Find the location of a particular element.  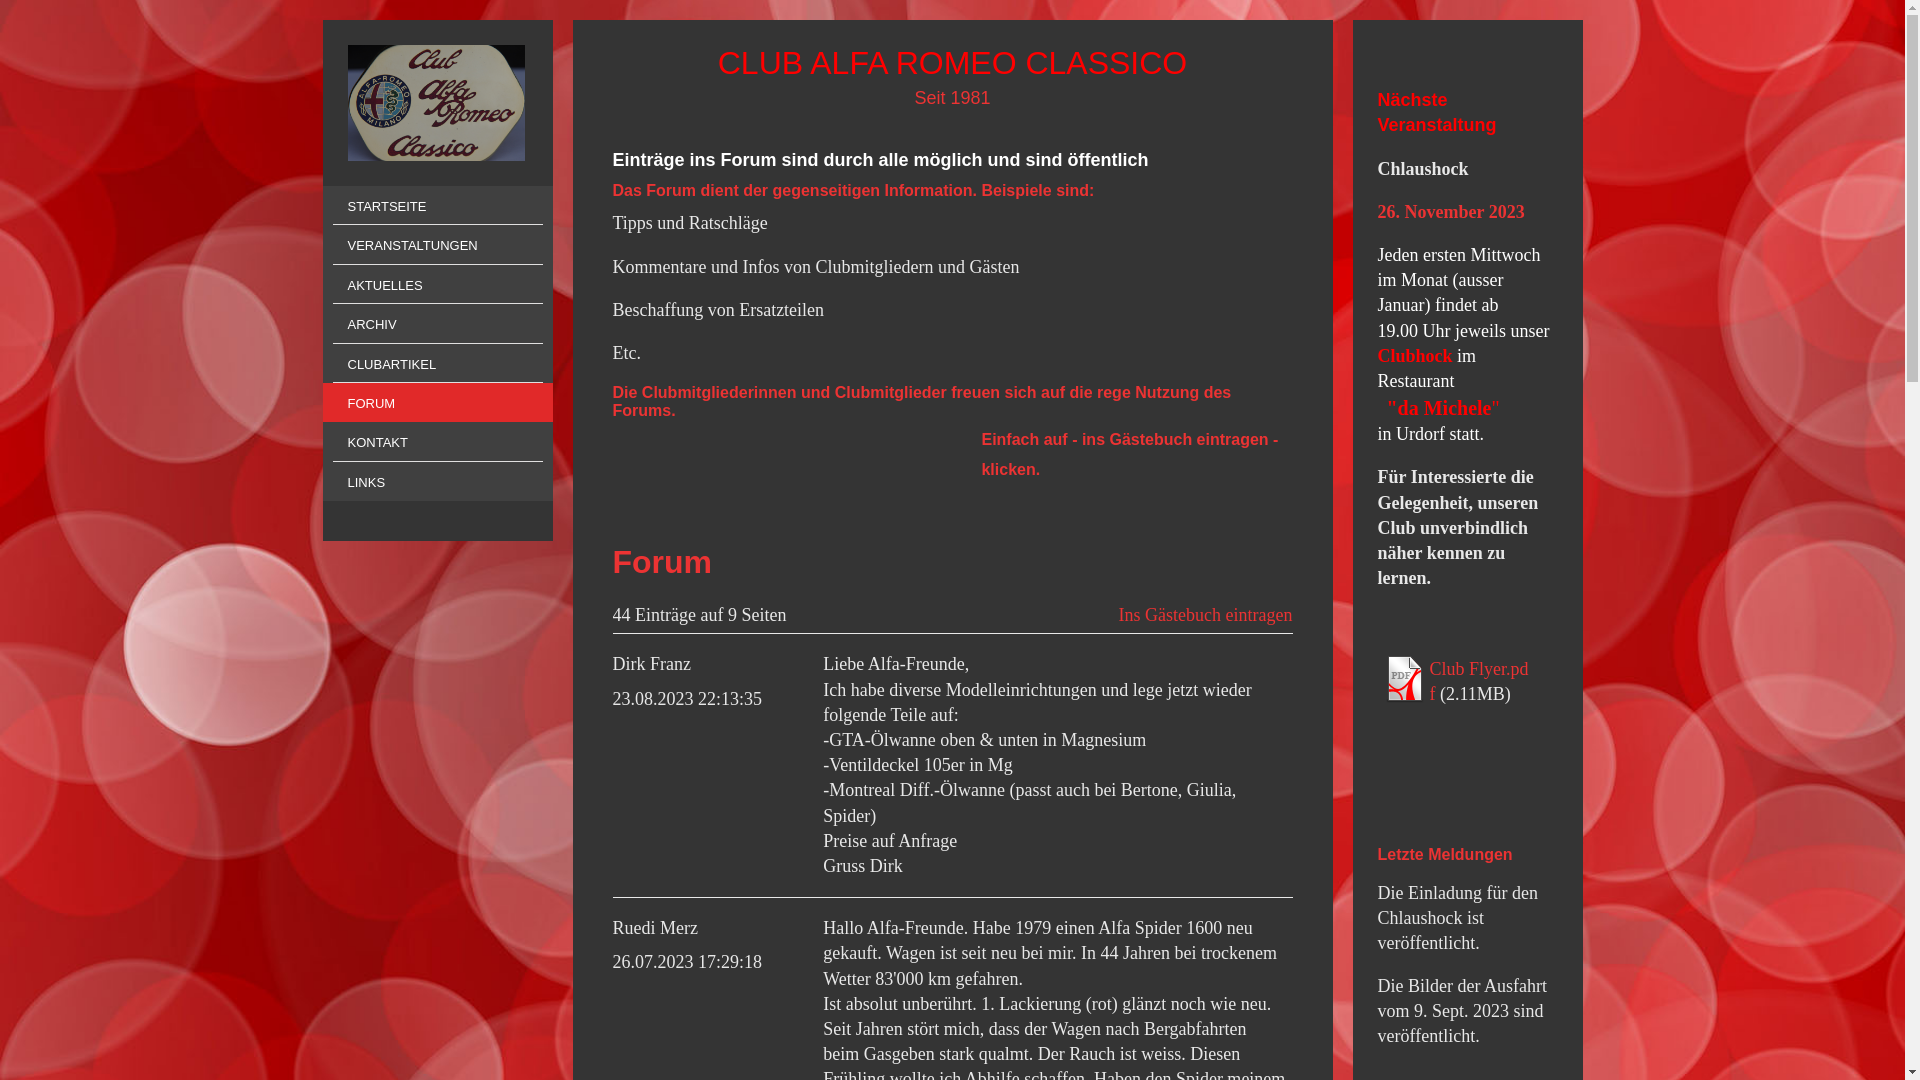

'STARTSEITE' is located at coordinates (331, 205).